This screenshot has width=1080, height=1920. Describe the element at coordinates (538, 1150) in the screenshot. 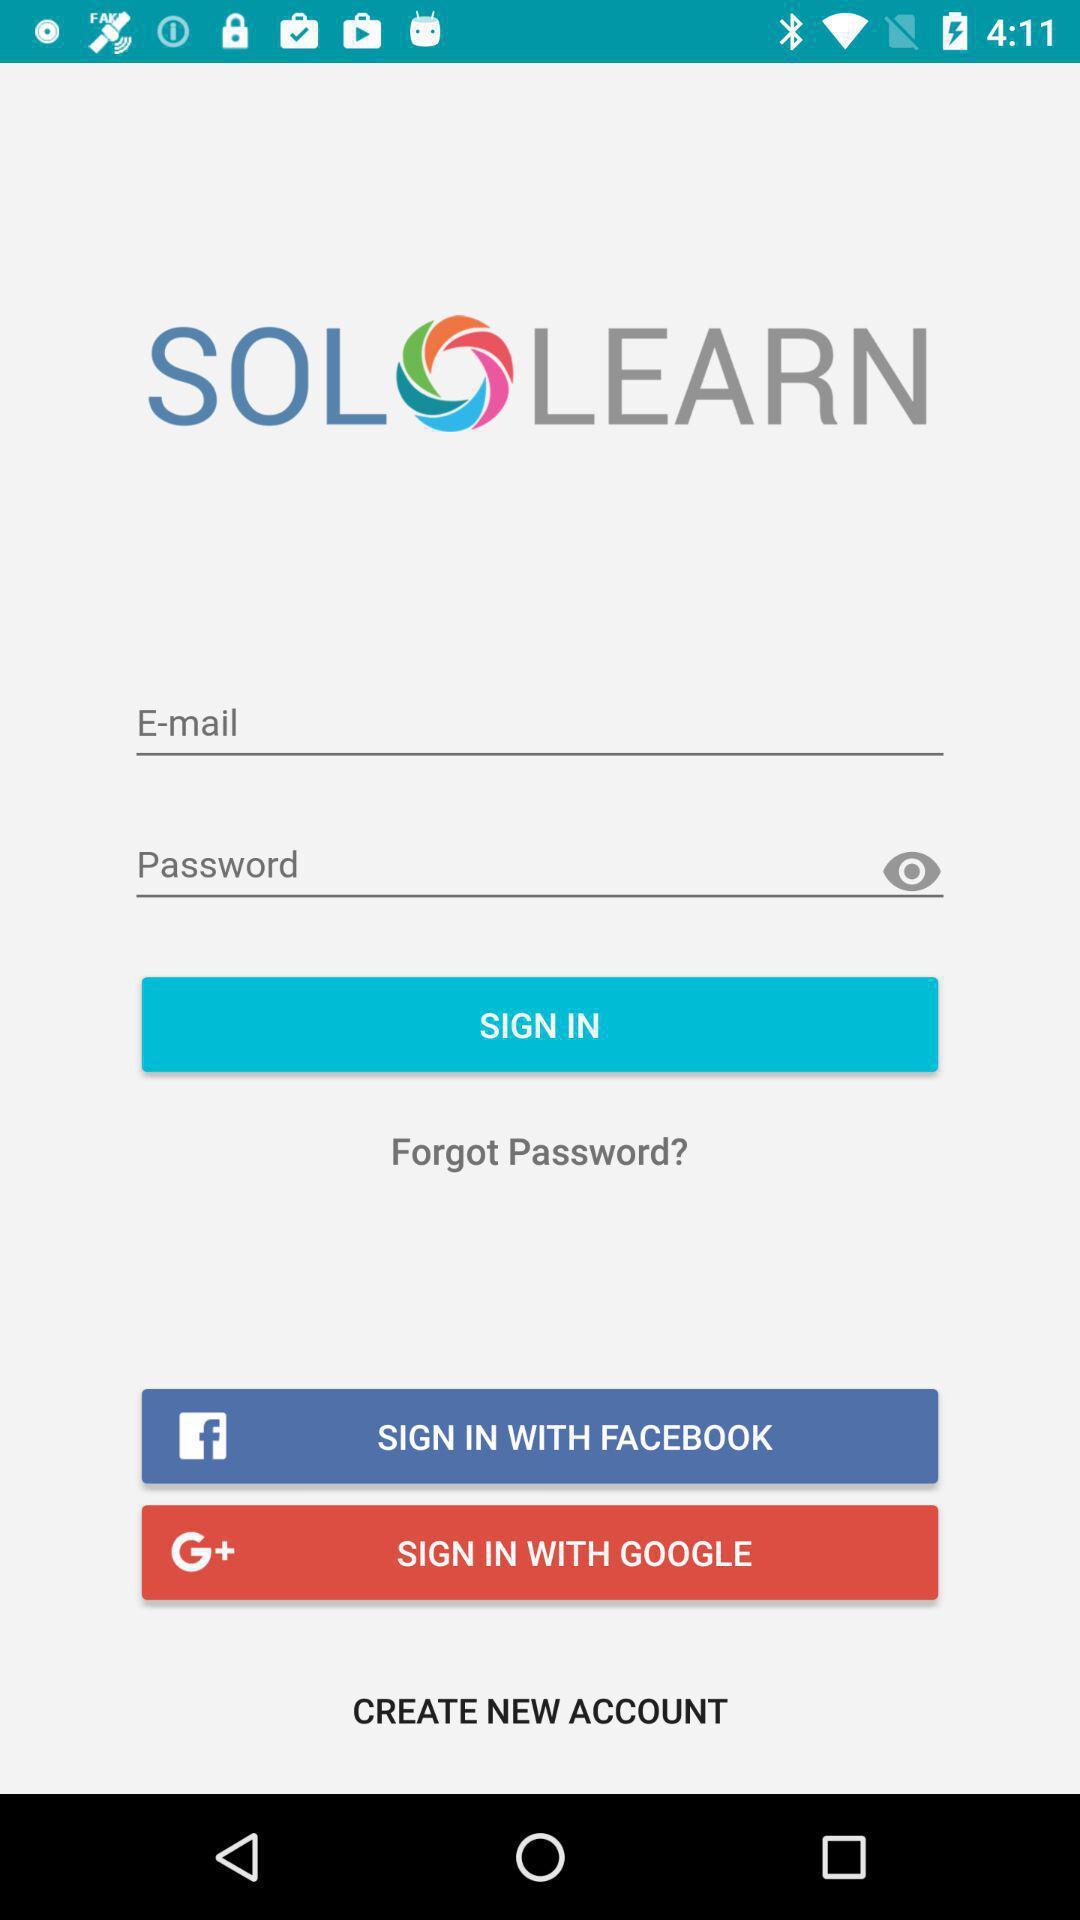

I see `item below sign in icon` at that location.